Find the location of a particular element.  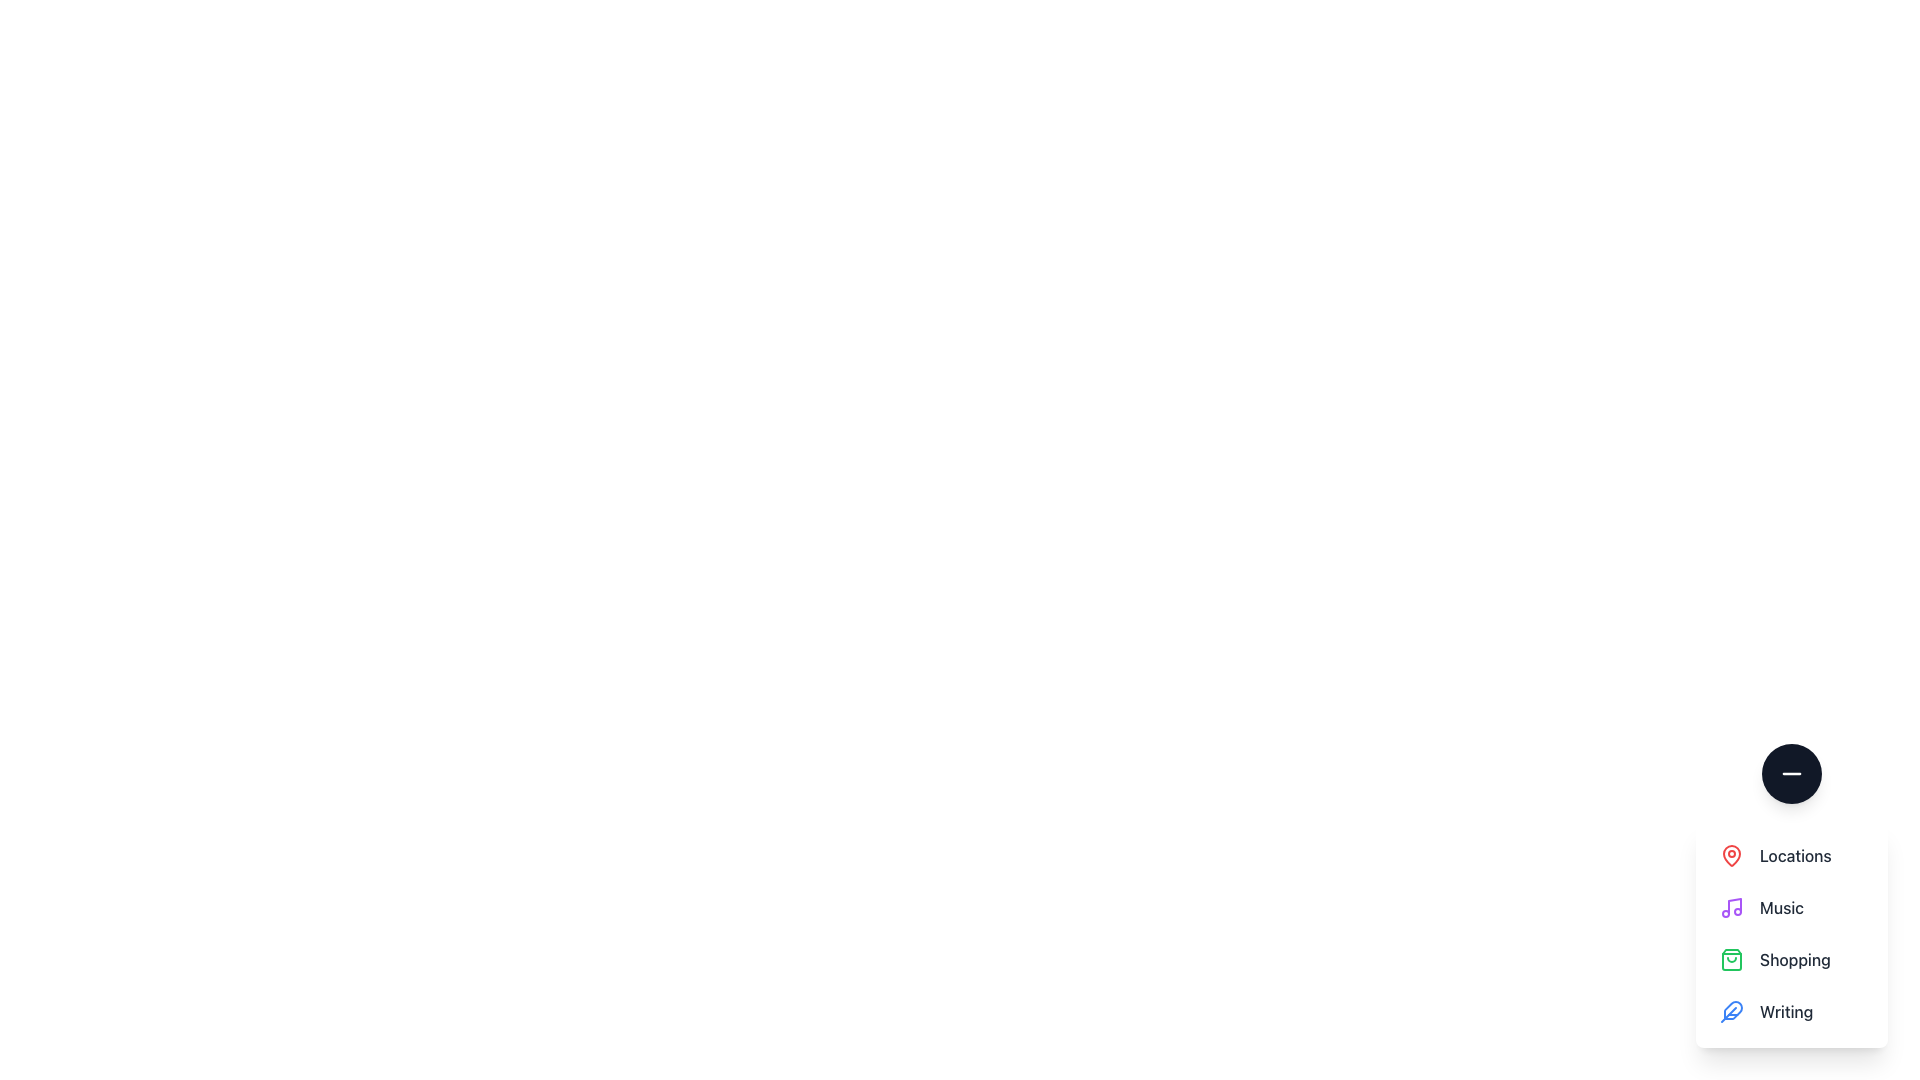

the green shopping bag icon's outline, which is the third item in the vertical menu list, located between the music and writing categories is located at coordinates (1731, 959).